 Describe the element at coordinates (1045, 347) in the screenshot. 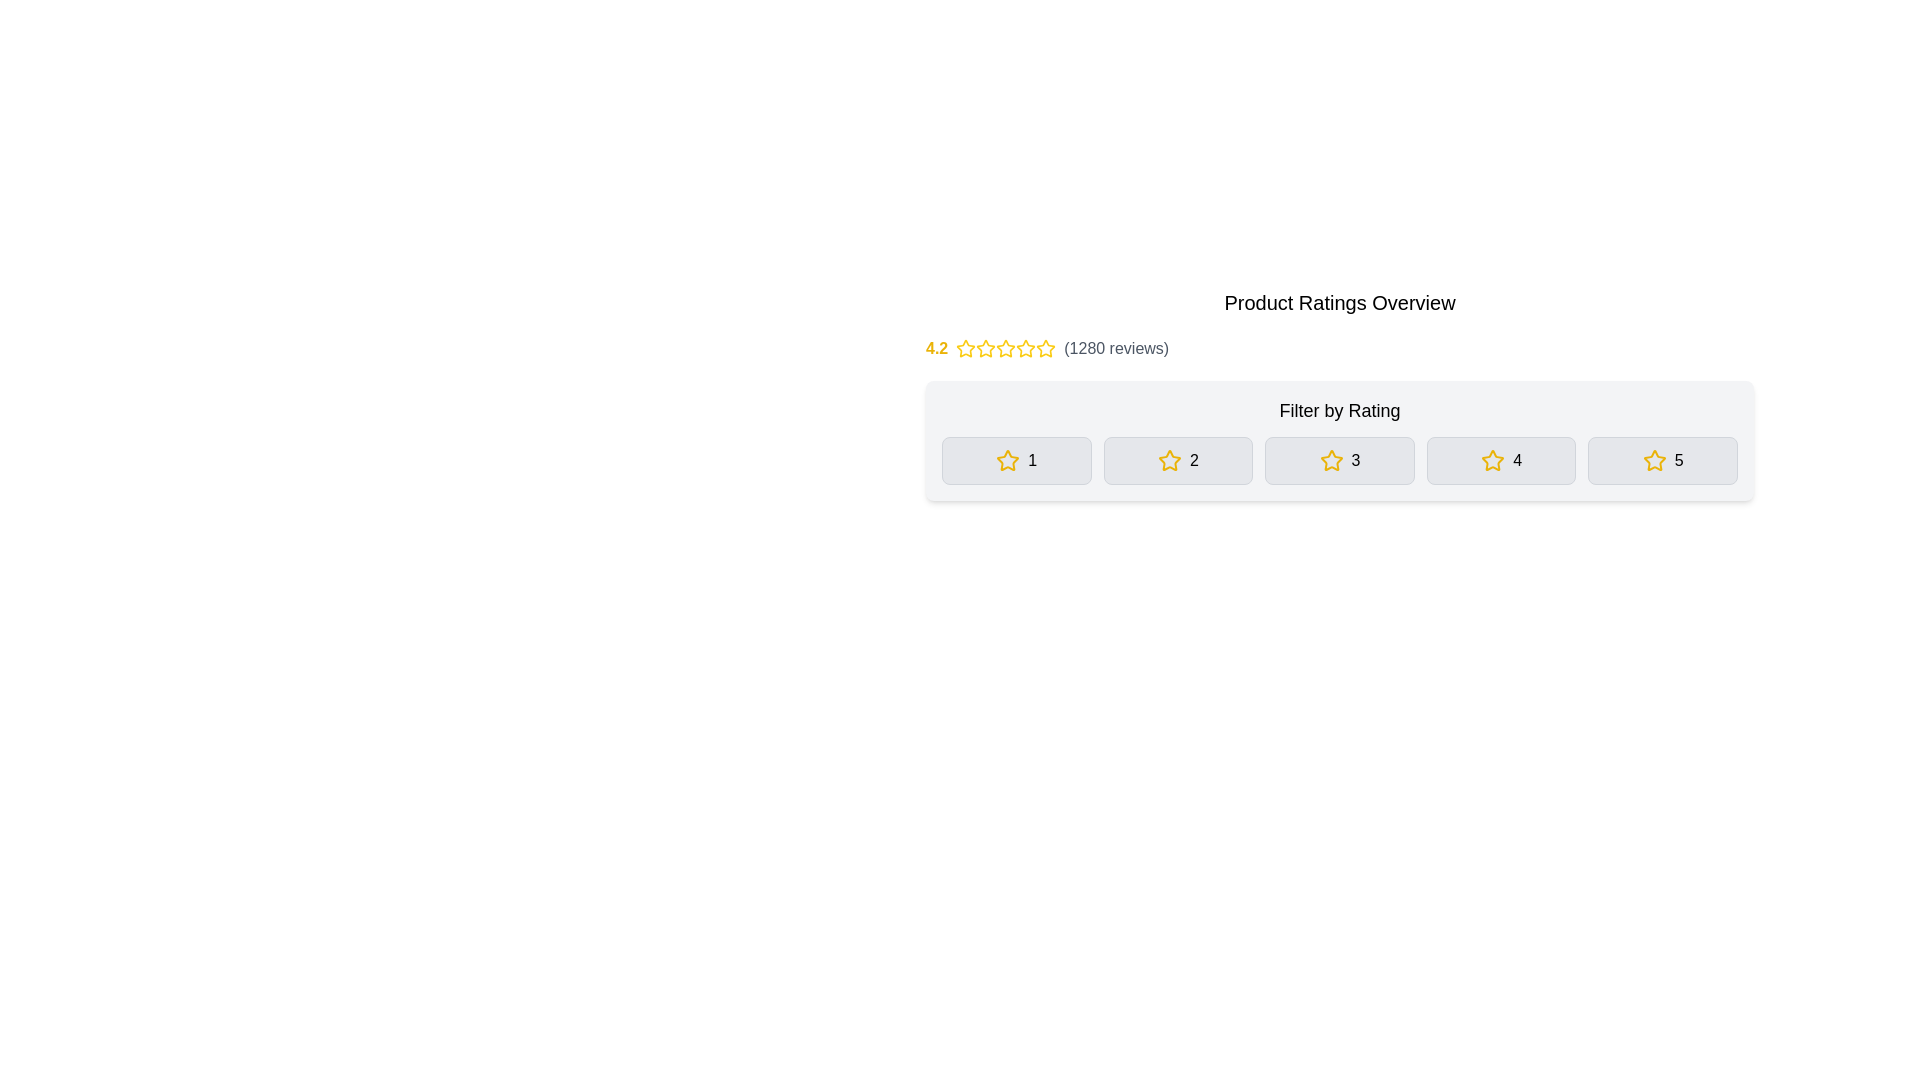

I see `the fourth star icon in the rating scale, which visually represents a rating of 4.2 and is located in the top center area of the interface` at that location.